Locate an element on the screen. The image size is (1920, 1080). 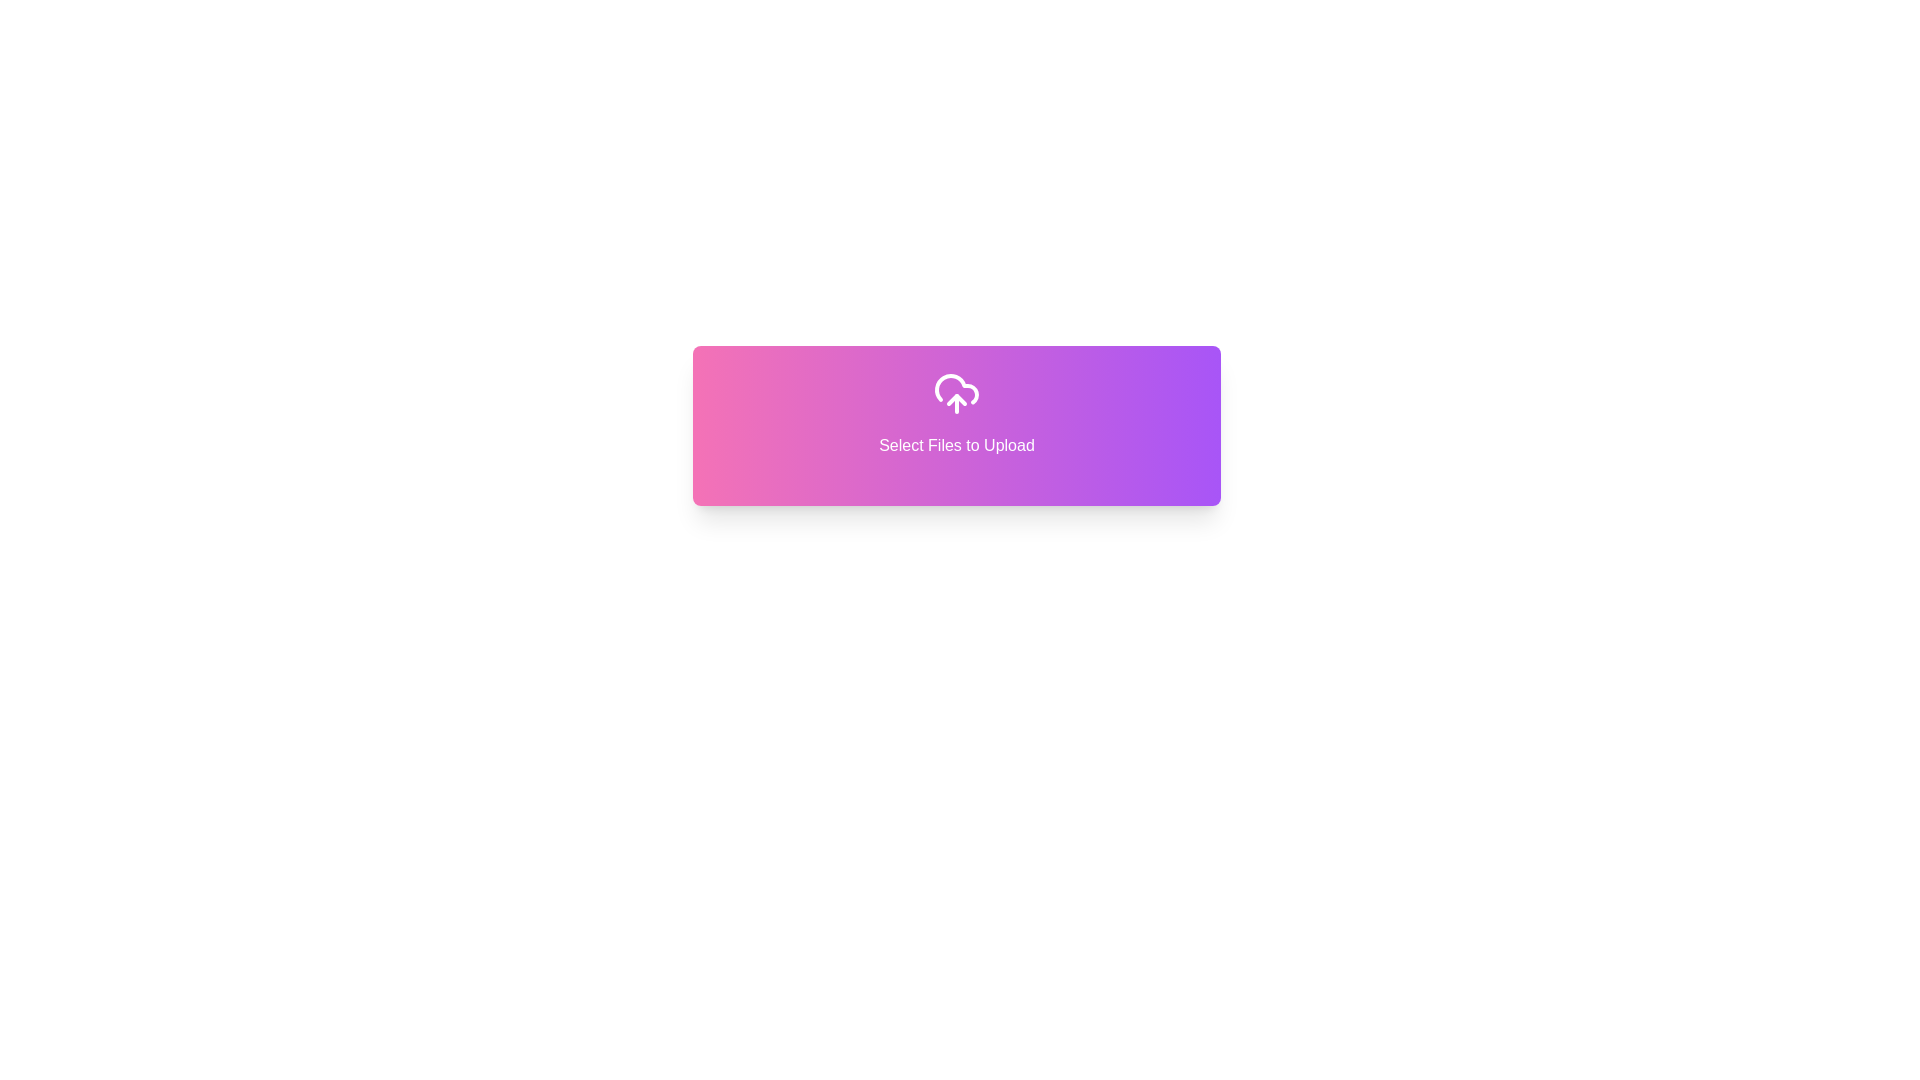
the centrally placed button within the fixed white rectangular box to initiate a file upload process is located at coordinates (955, 424).